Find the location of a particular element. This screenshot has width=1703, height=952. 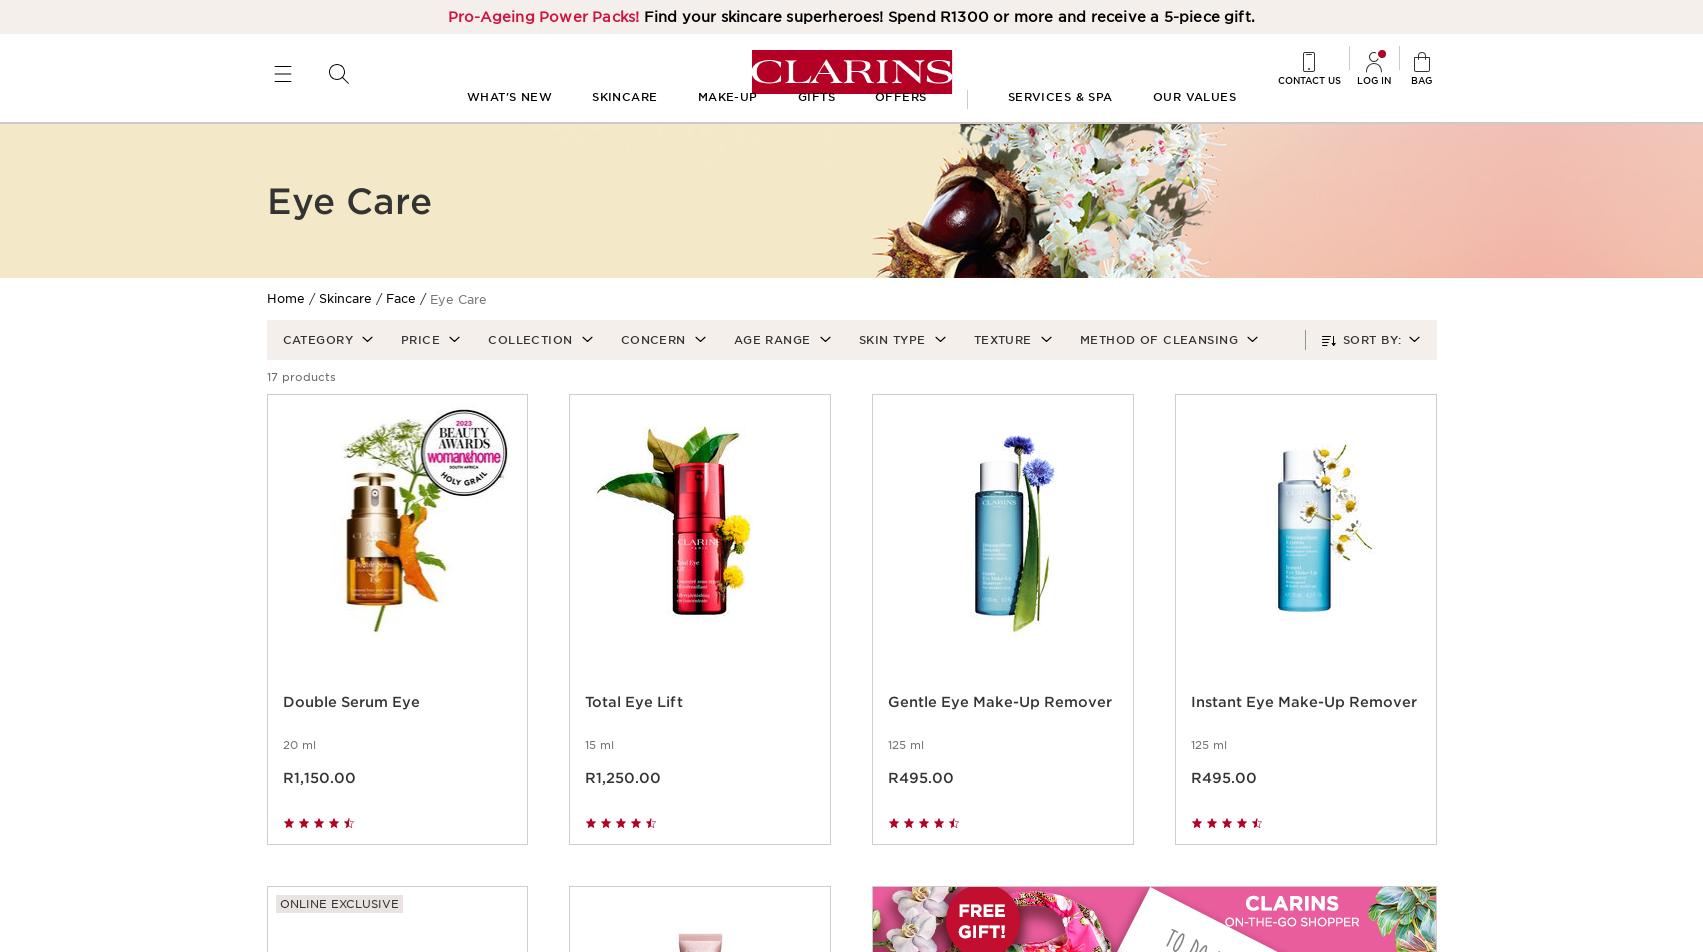

'Age Range' is located at coordinates (732, 362).